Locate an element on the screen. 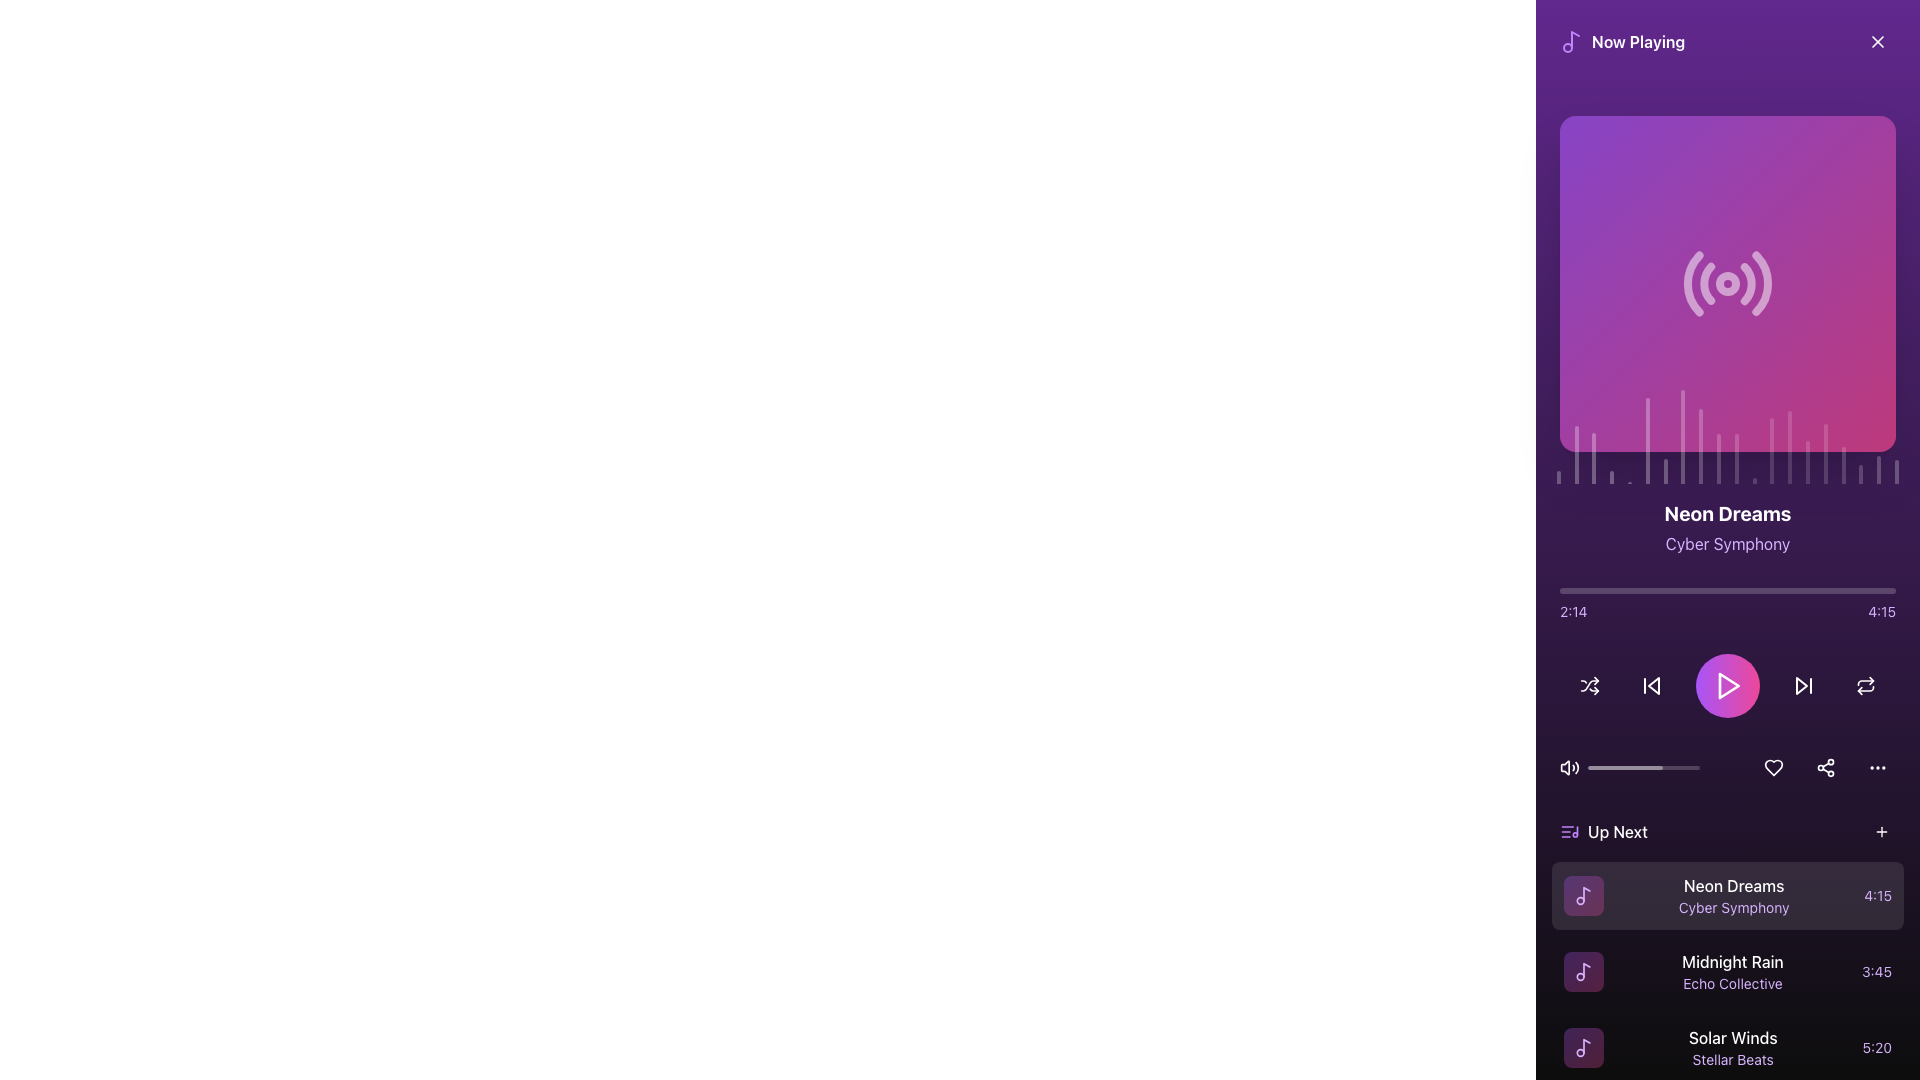 This screenshot has width=1920, height=1080. the text label displaying 'Echo Collective', which is located directly below 'Midnight Rain' in the 'Up Next' section of the music player interface is located at coordinates (1731, 982).